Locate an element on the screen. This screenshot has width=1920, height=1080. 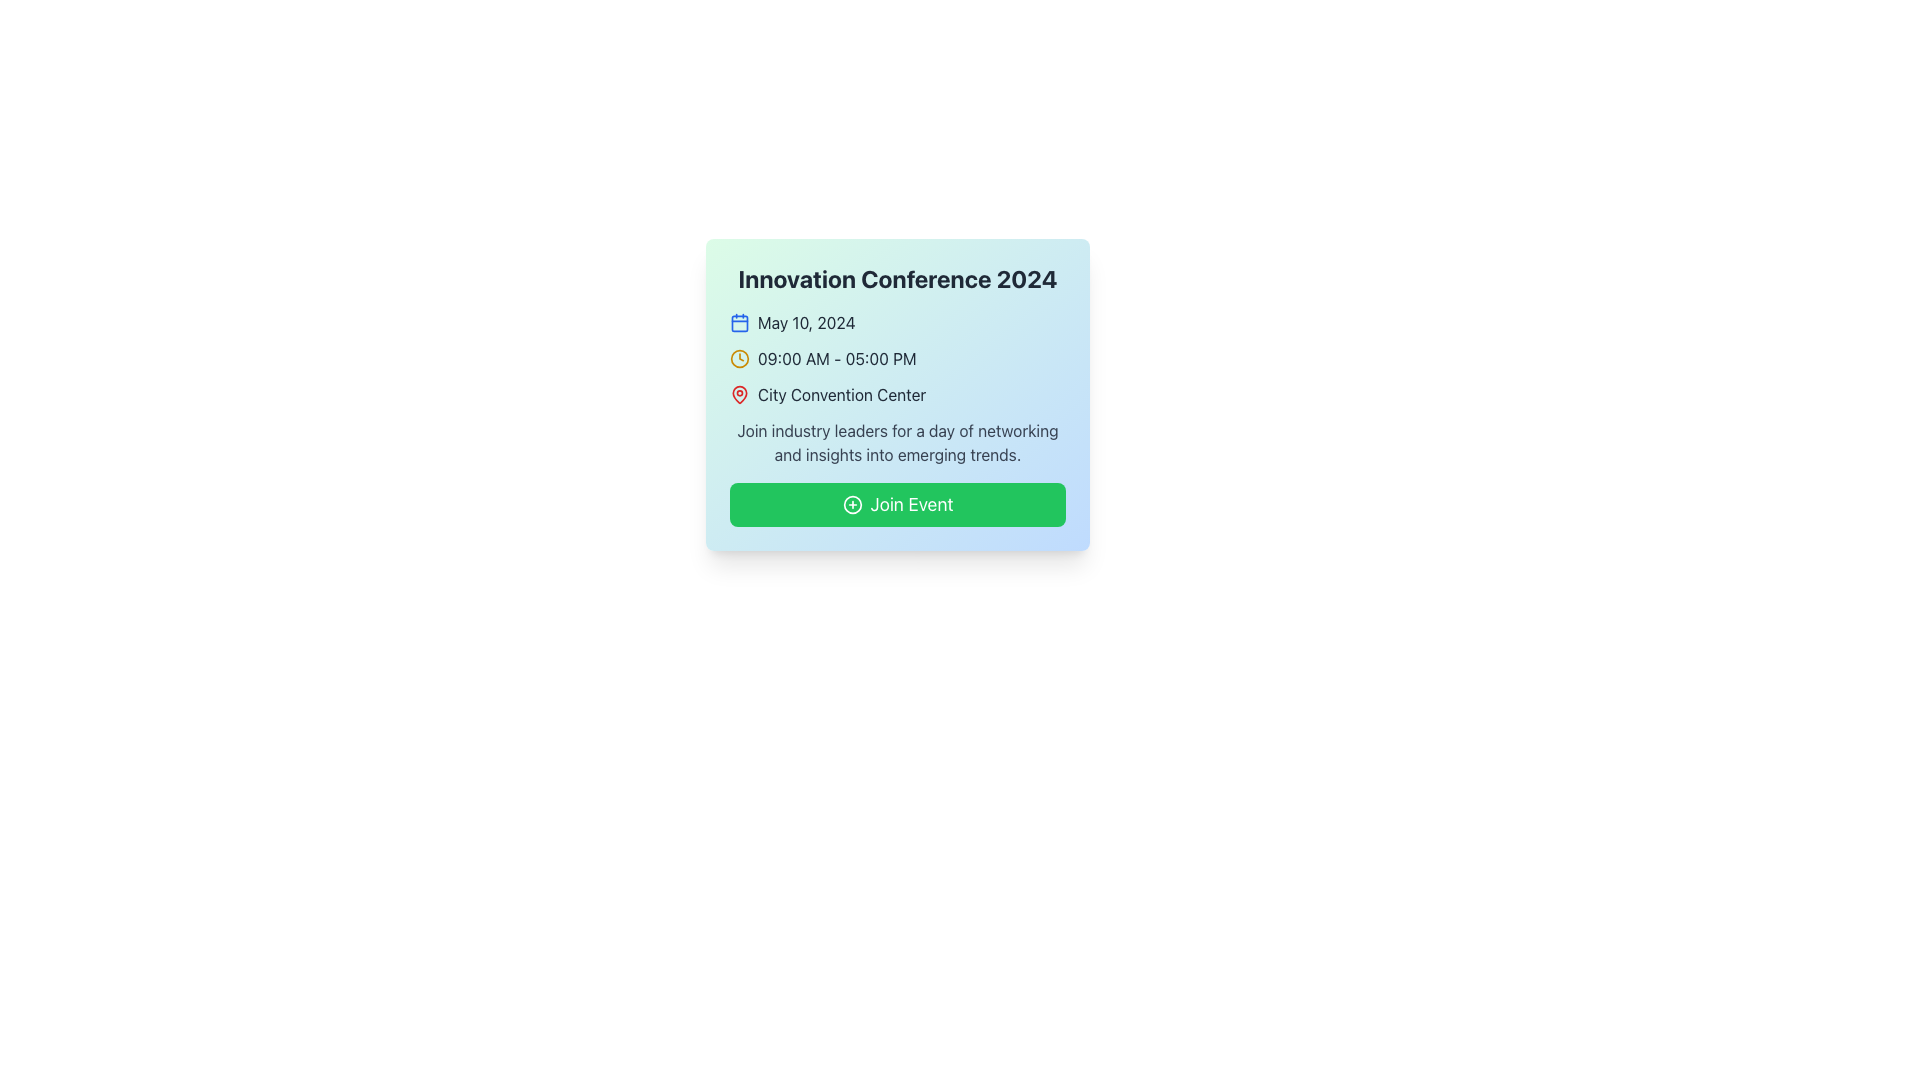
static text element displaying the date 'May 10, 2024', which is positioned to the right of a blue calendar icon in the event details section of the card interface is located at coordinates (806, 322).